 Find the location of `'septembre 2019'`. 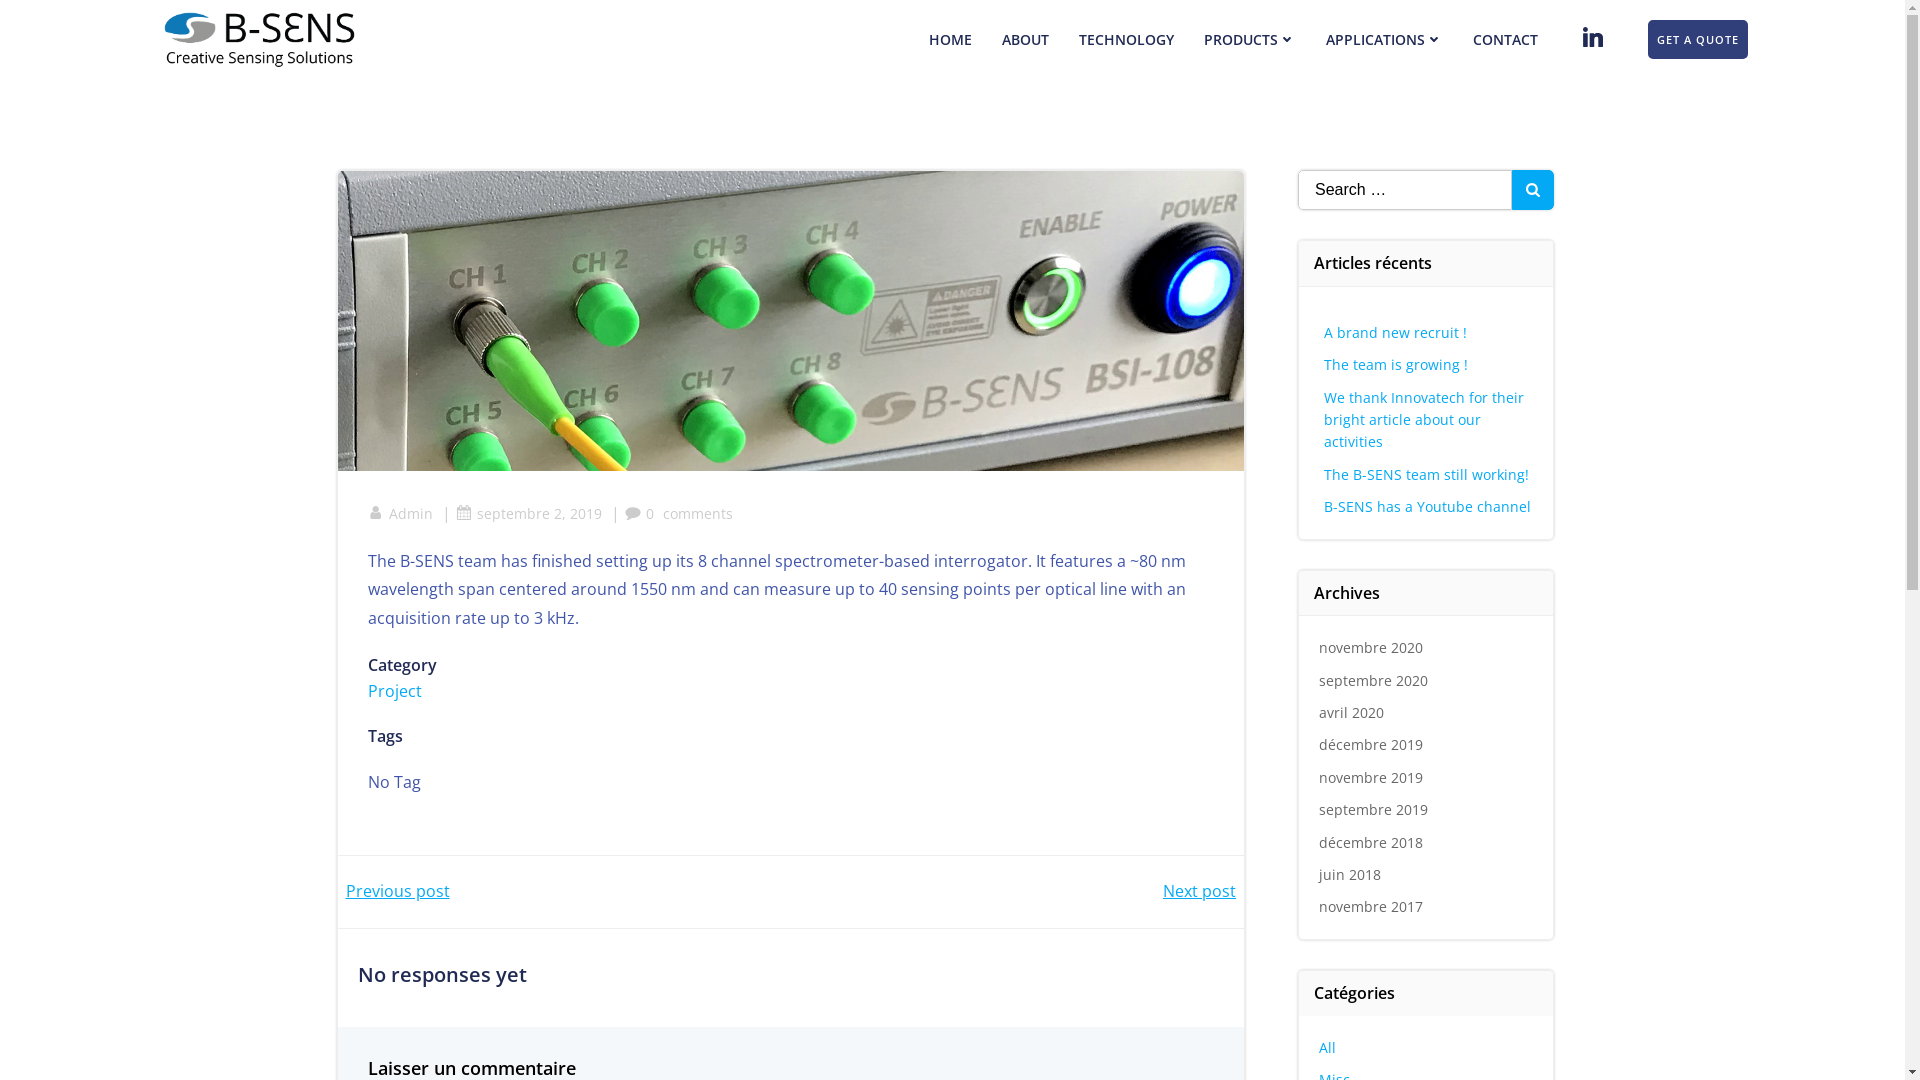

'septembre 2019' is located at coordinates (1372, 808).